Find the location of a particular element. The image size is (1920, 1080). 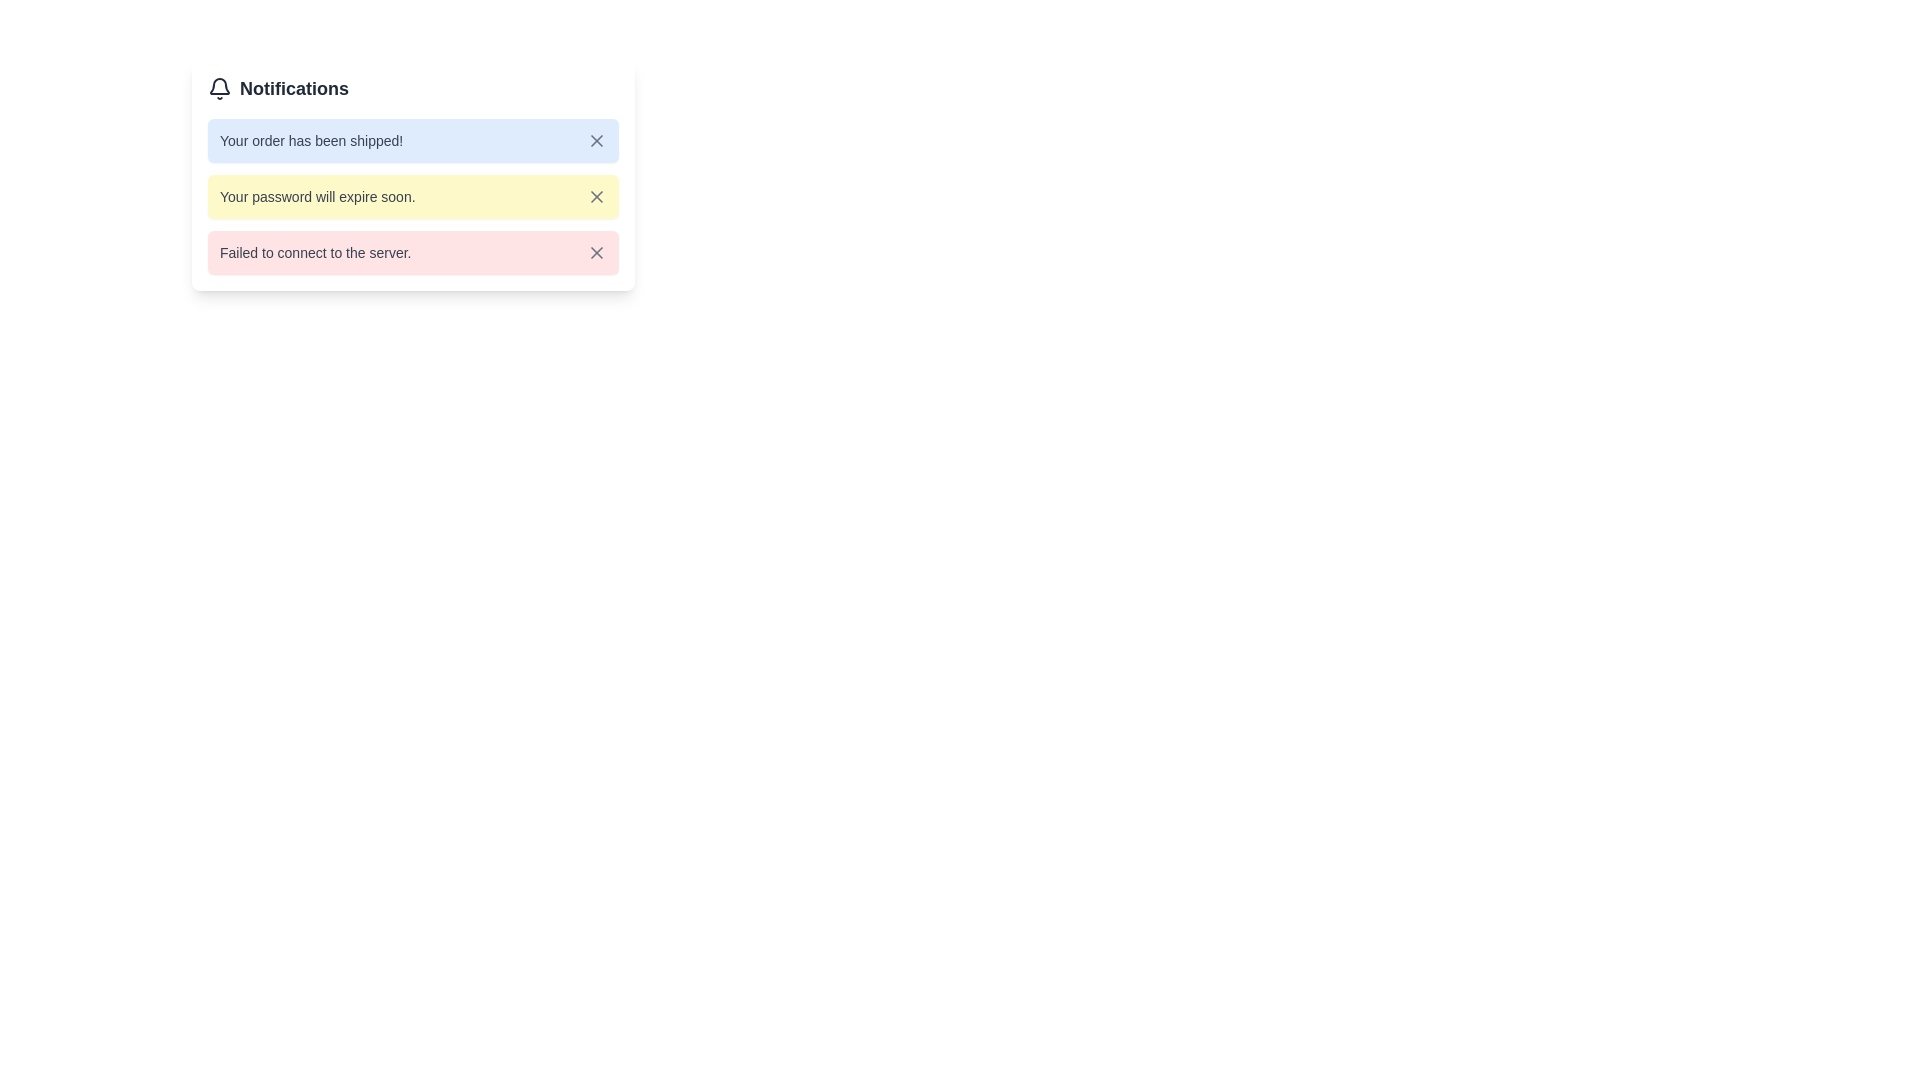

the notification message that informs the user their order has been shipped, which is the primary text in the first notification card is located at coordinates (310, 140).